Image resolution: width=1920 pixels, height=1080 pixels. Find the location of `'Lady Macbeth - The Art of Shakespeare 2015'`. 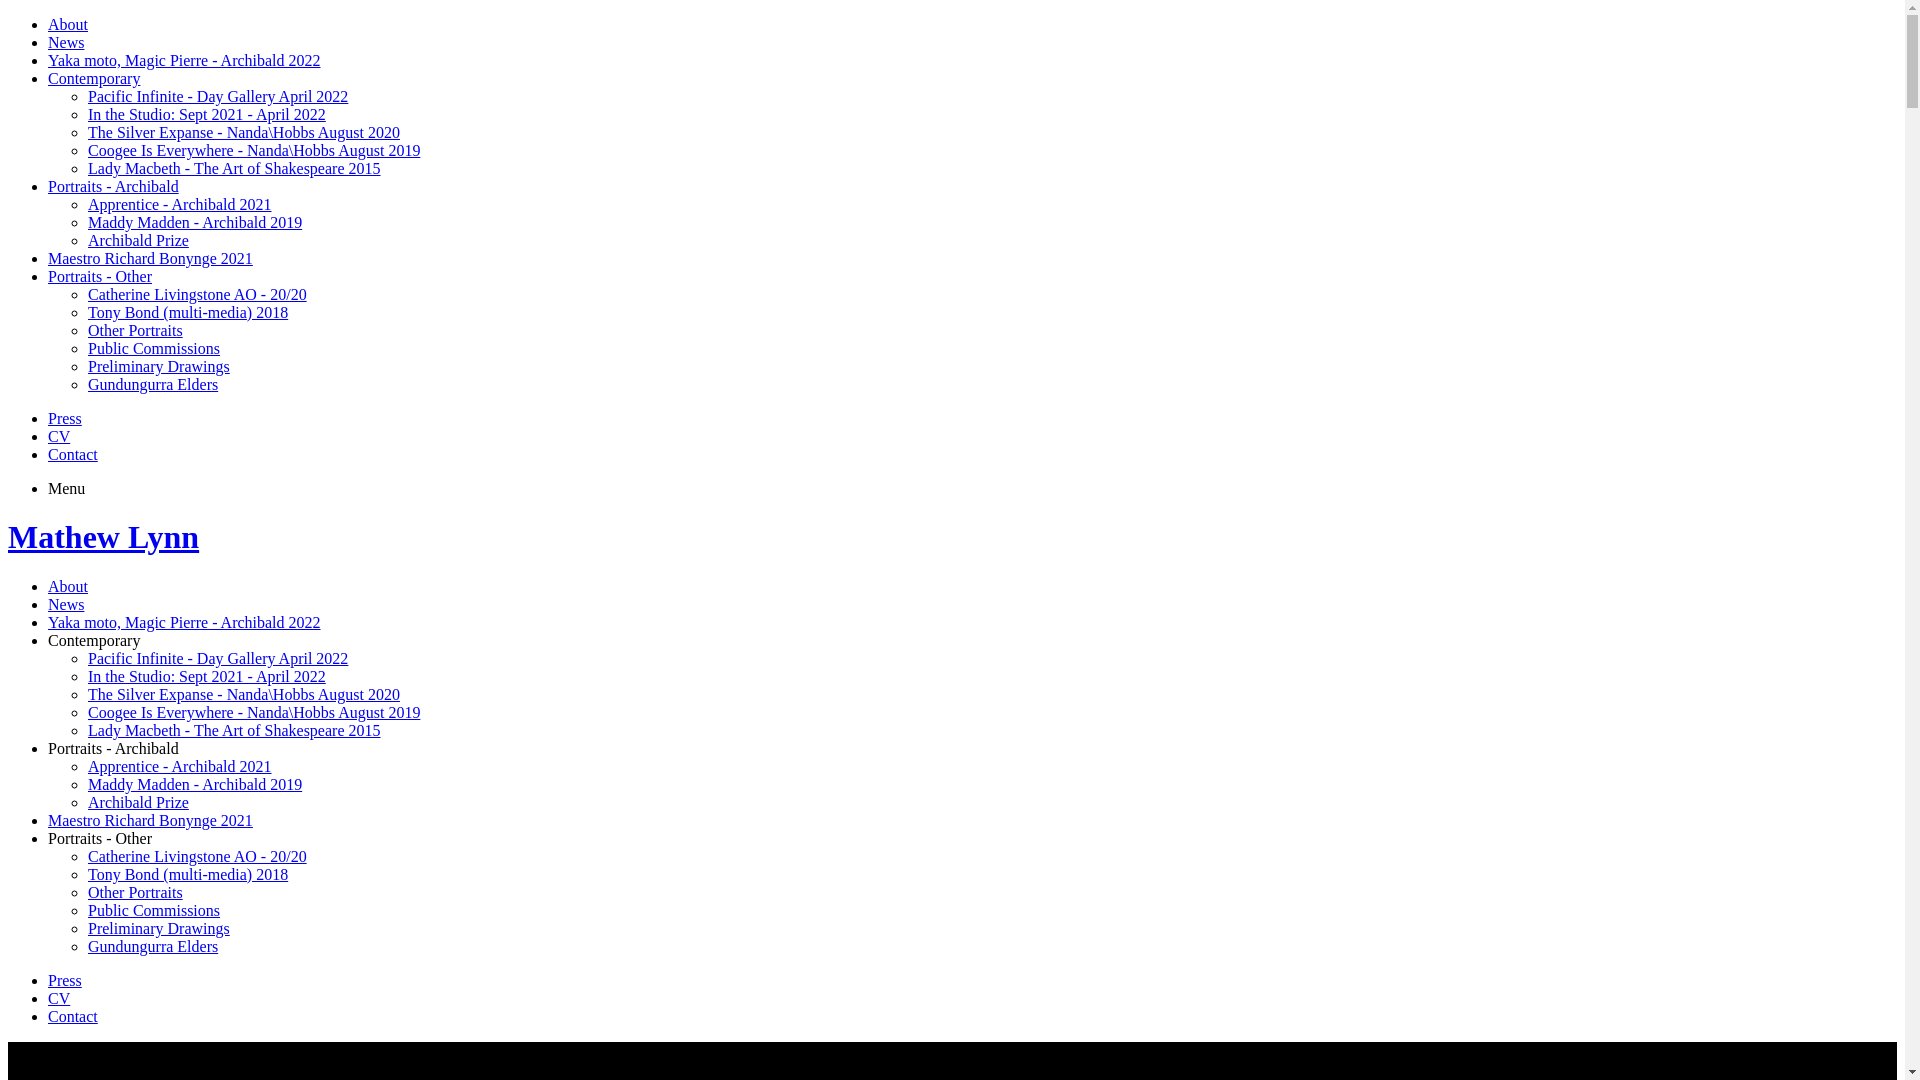

'Lady Macbeth - The Art of Shakespeare 2015' is located at coordinates (234, 167).